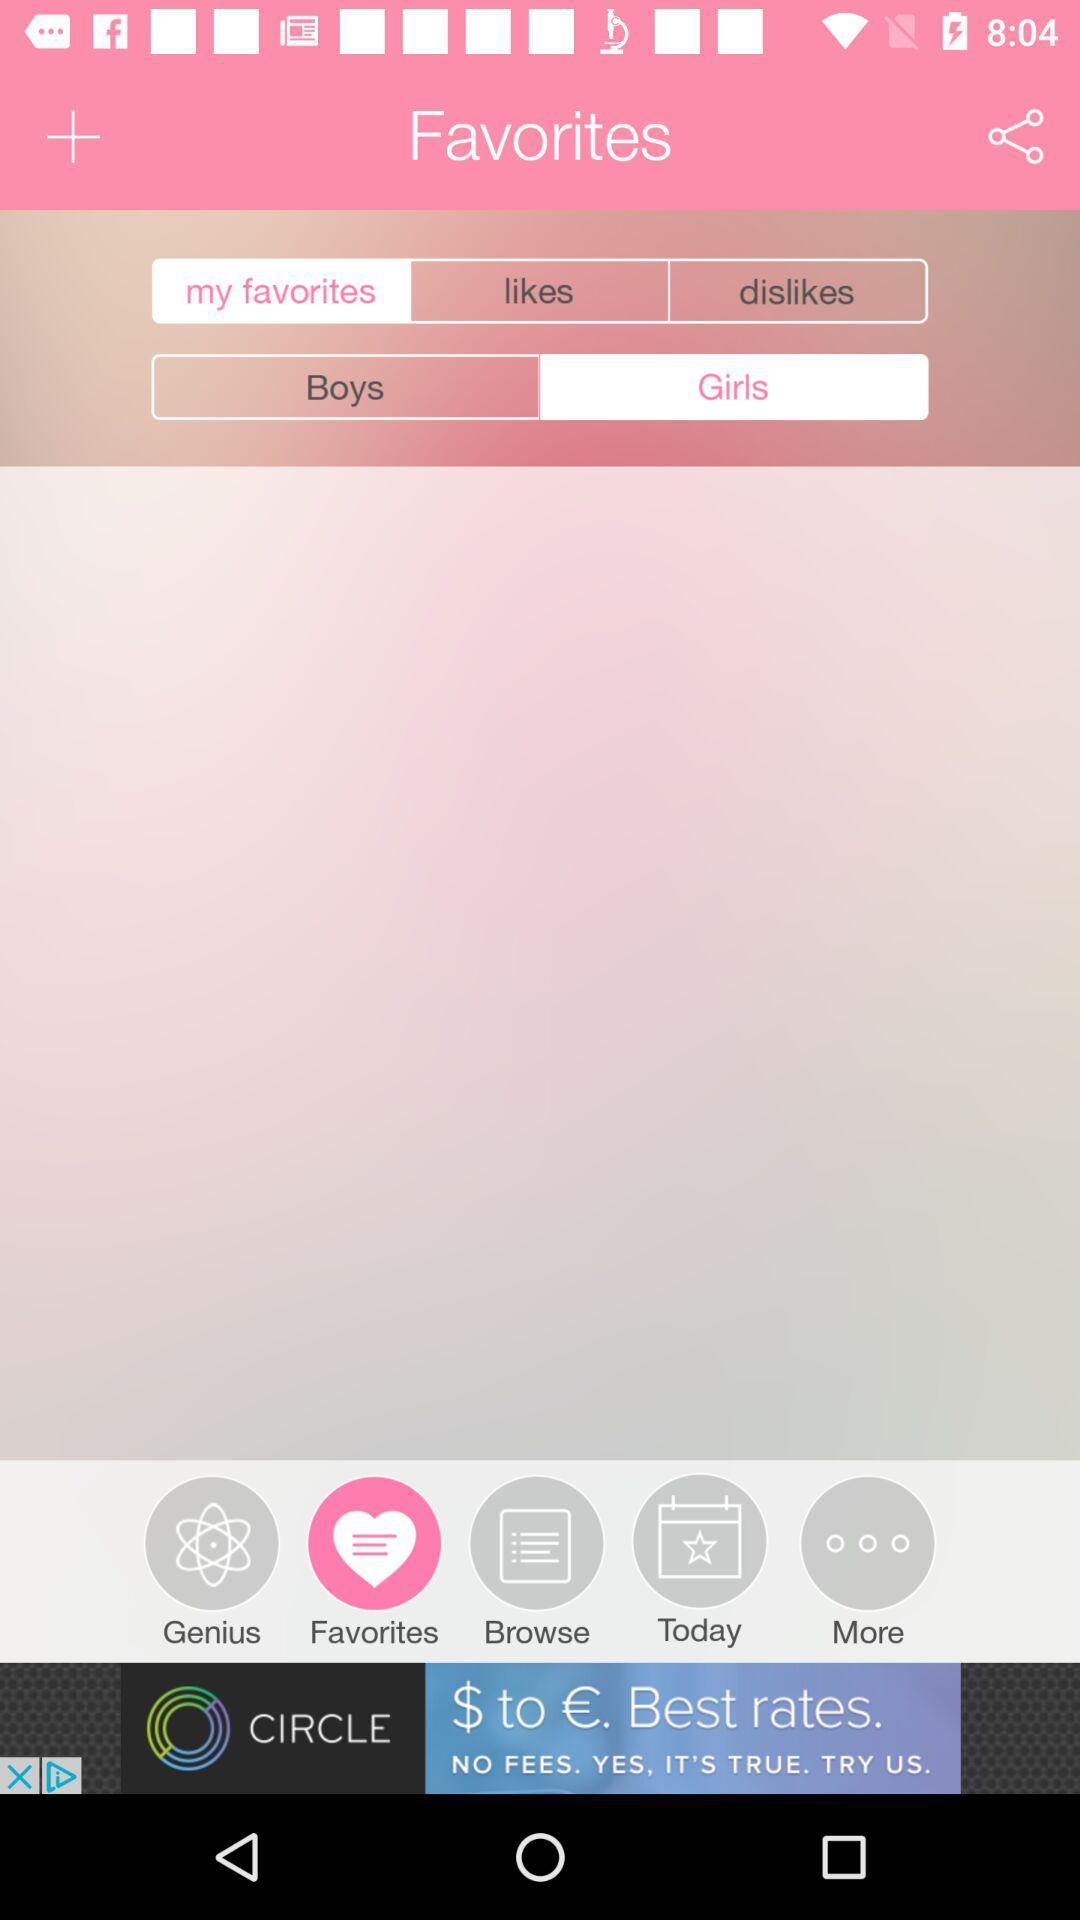 The width and height of the screenshot is (1080, 1920). I want to click on click advertisement, so click(540, 1727).